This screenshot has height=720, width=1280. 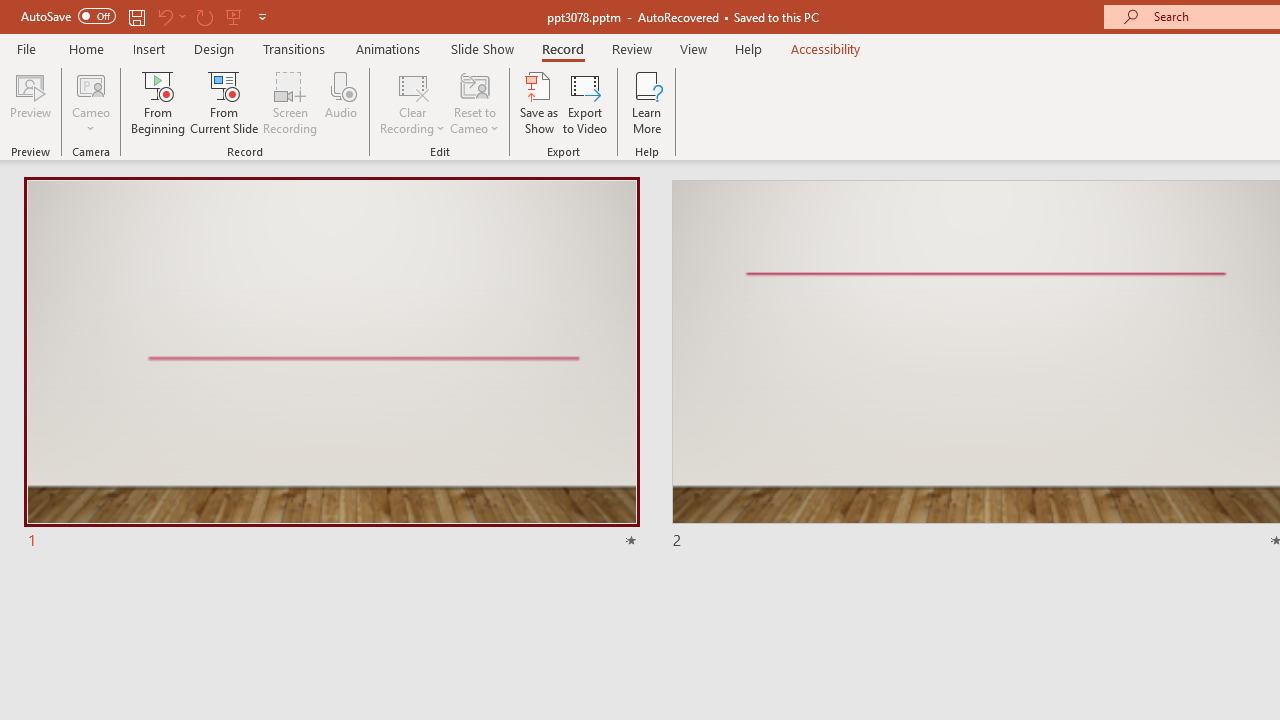 I want to click on 'Audio', so click(x=341, y=103).